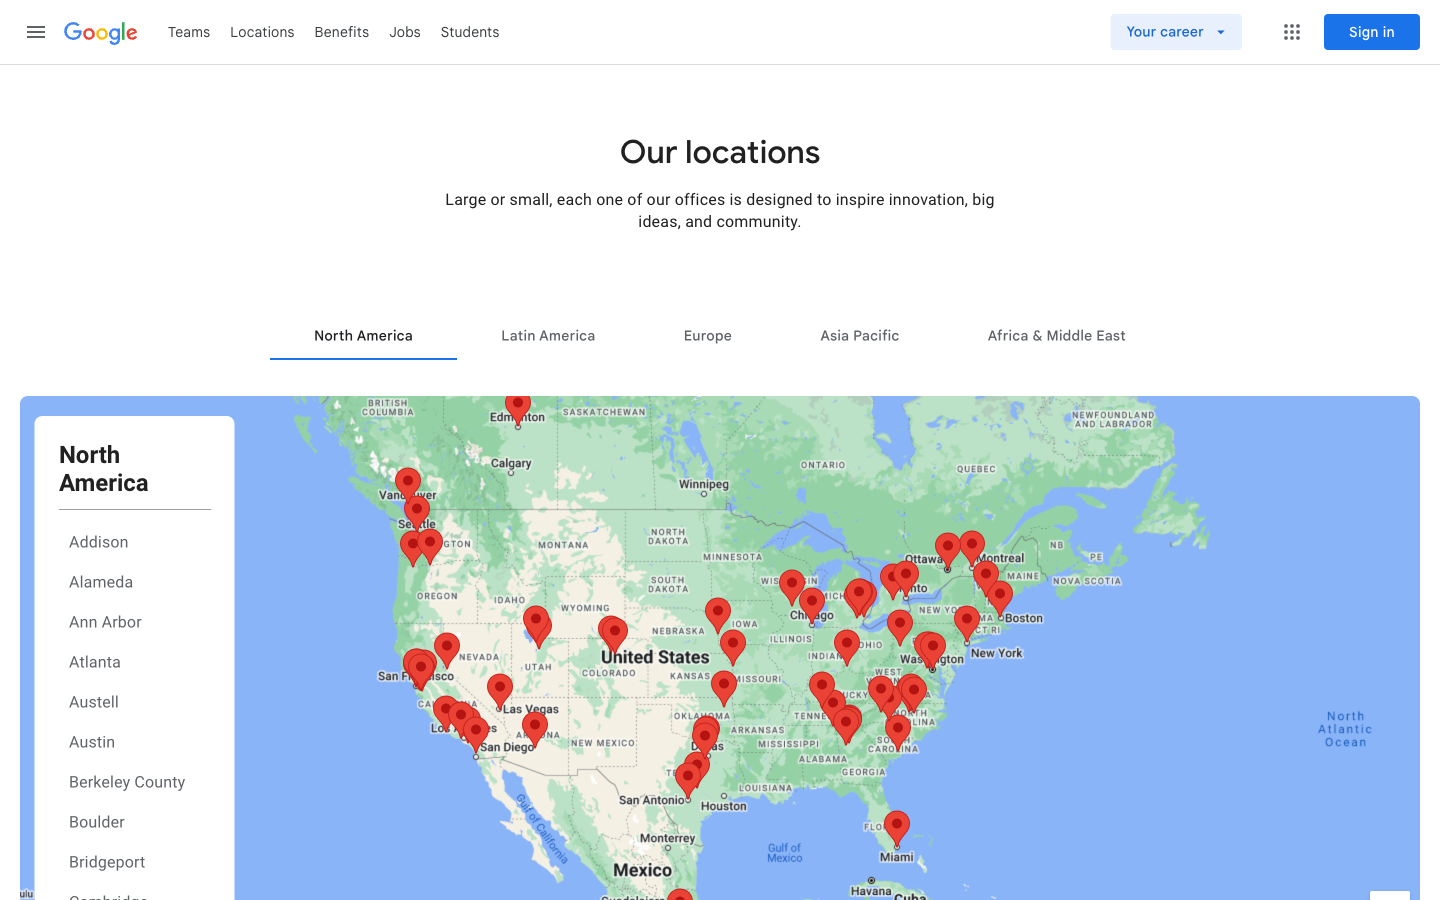 The width and height of the screenshot is (1440, 900). I want to click on the main Google page, so click(100, 33).